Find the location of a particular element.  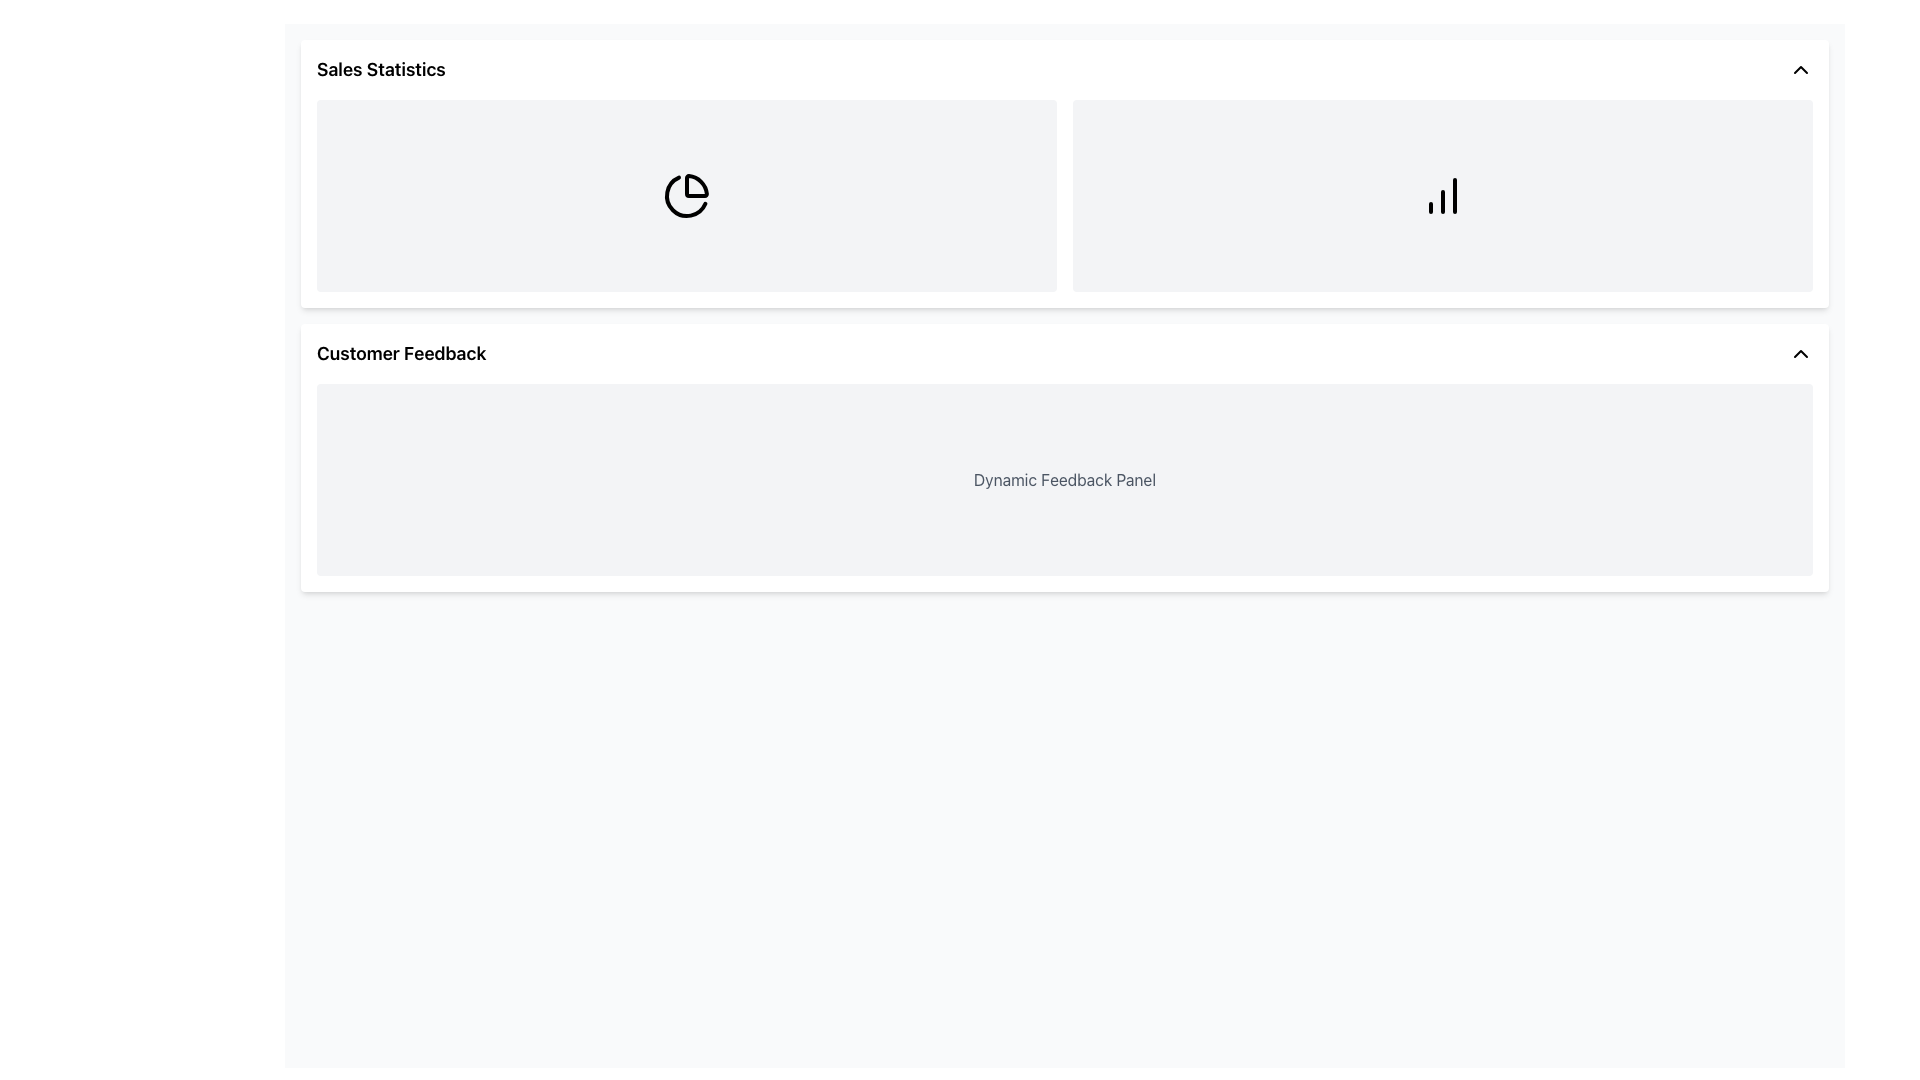

the second rectangular panel in the top row of the grid labeled 'Sales Statistics', which has a light gray background and contains minimalist bar chart-style graphics is located at coordinates (1443, 196).